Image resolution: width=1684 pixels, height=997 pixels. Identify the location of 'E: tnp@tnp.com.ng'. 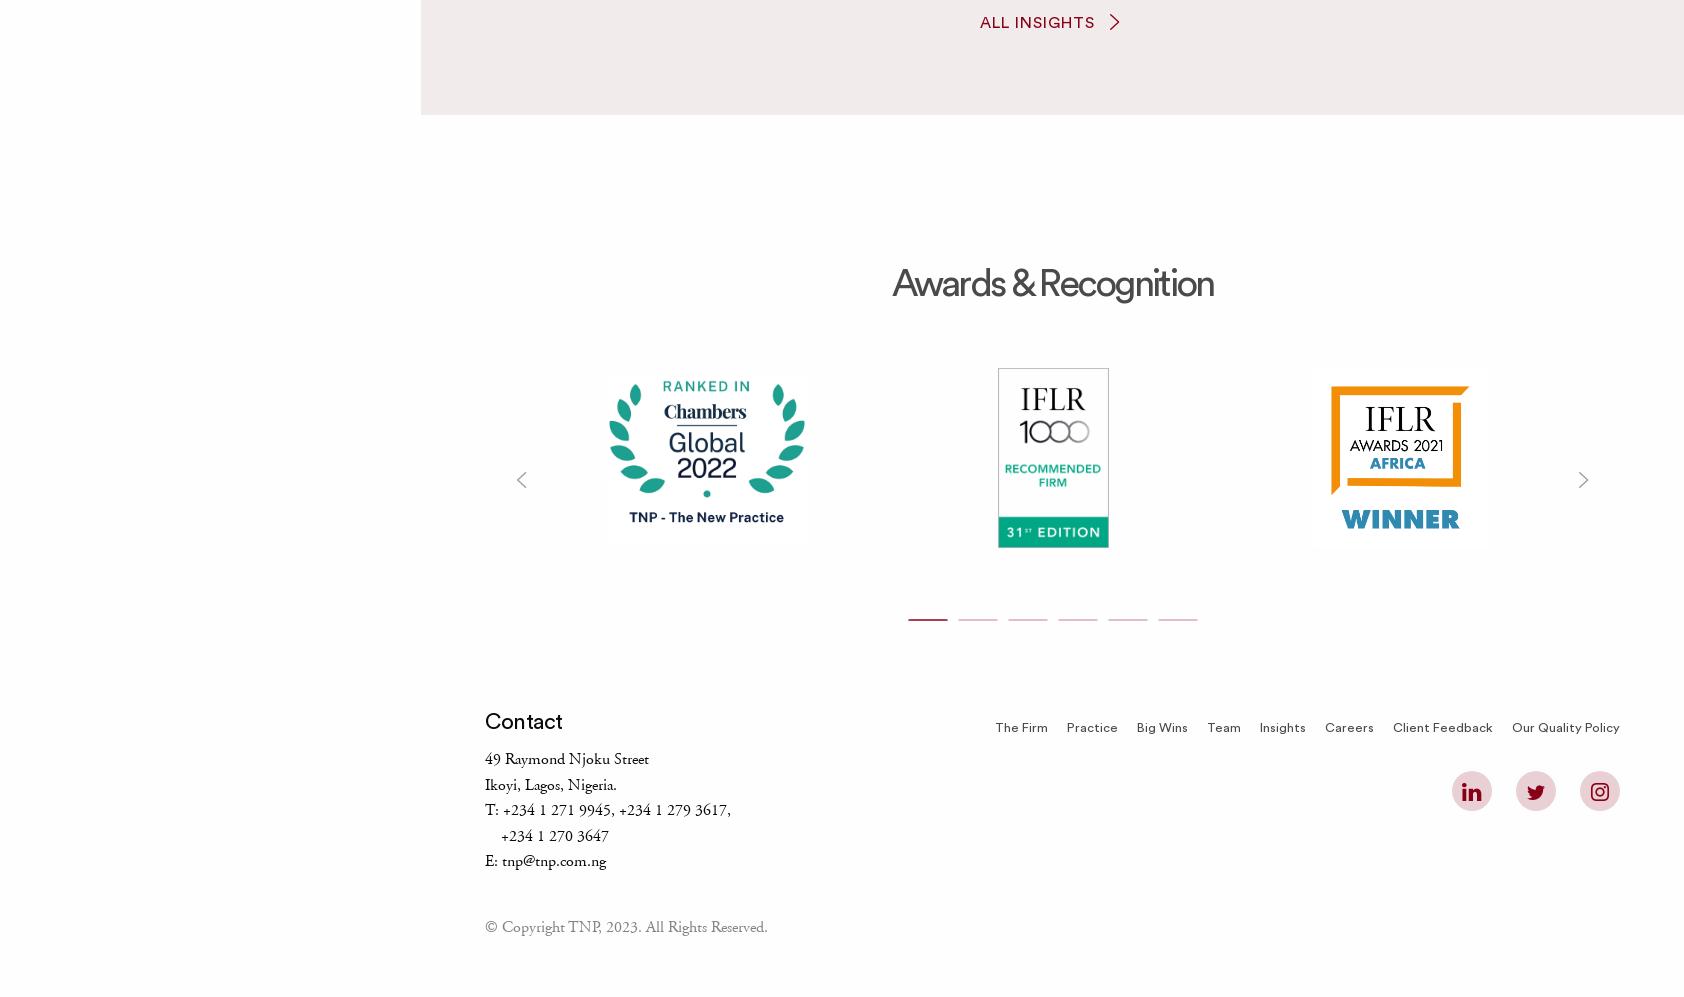
(544, 861).